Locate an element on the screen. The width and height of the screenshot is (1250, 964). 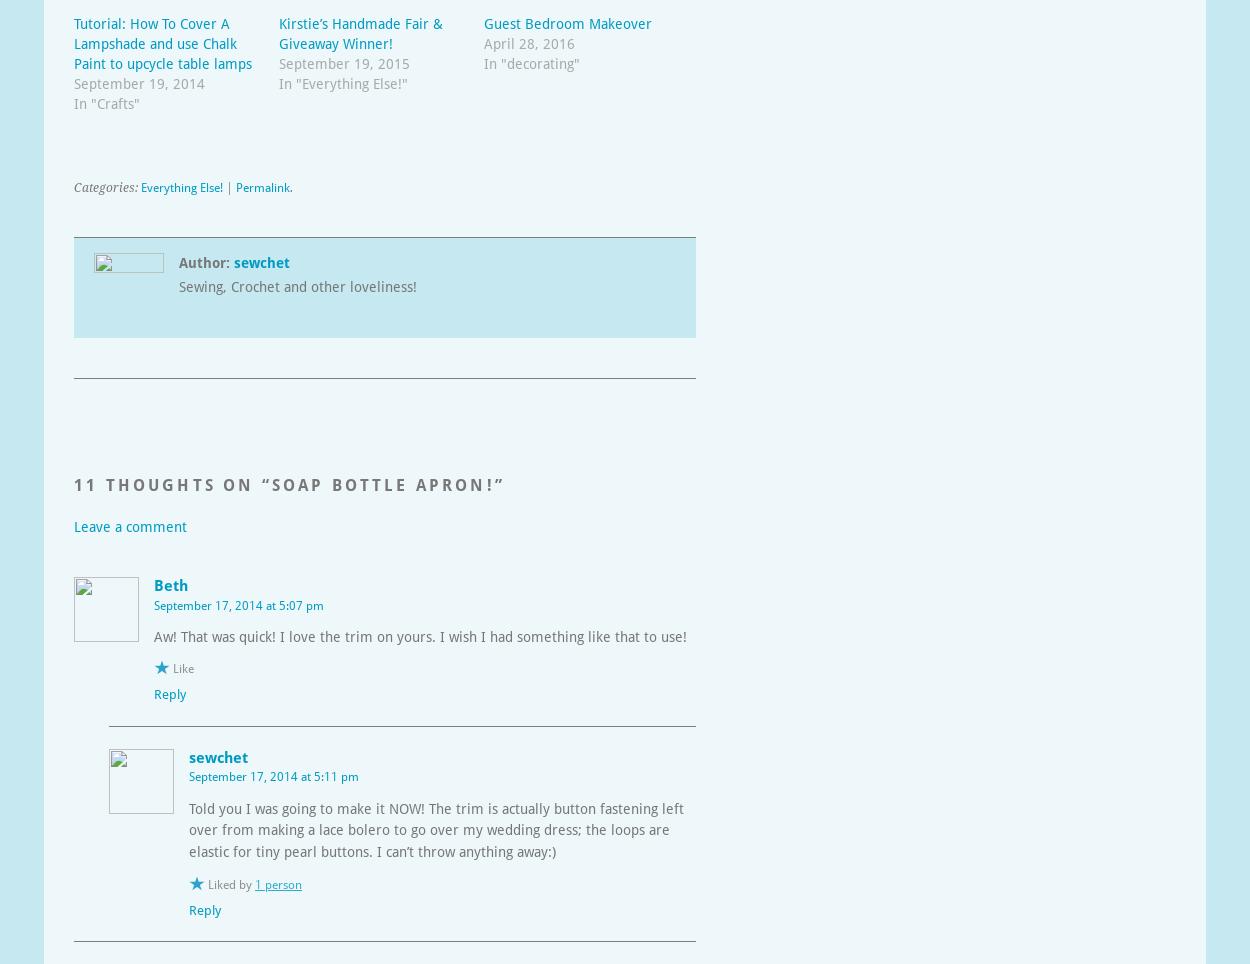
'.' is located at coordinates (291, 186).